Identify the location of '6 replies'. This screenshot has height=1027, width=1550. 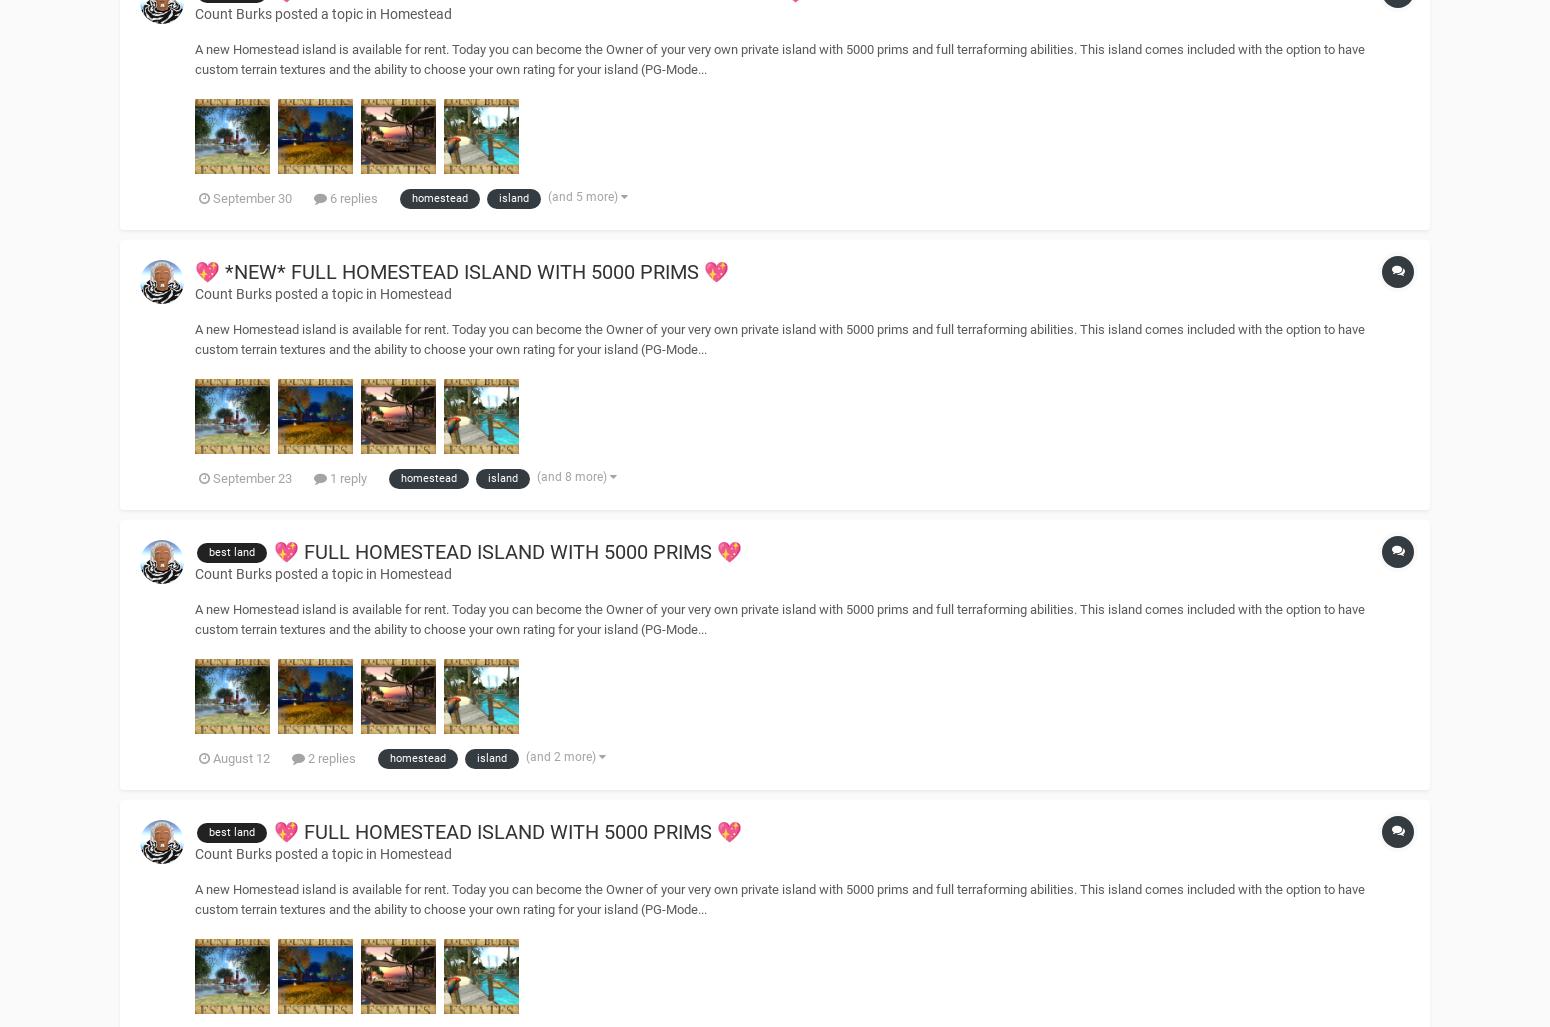
(351, 197).